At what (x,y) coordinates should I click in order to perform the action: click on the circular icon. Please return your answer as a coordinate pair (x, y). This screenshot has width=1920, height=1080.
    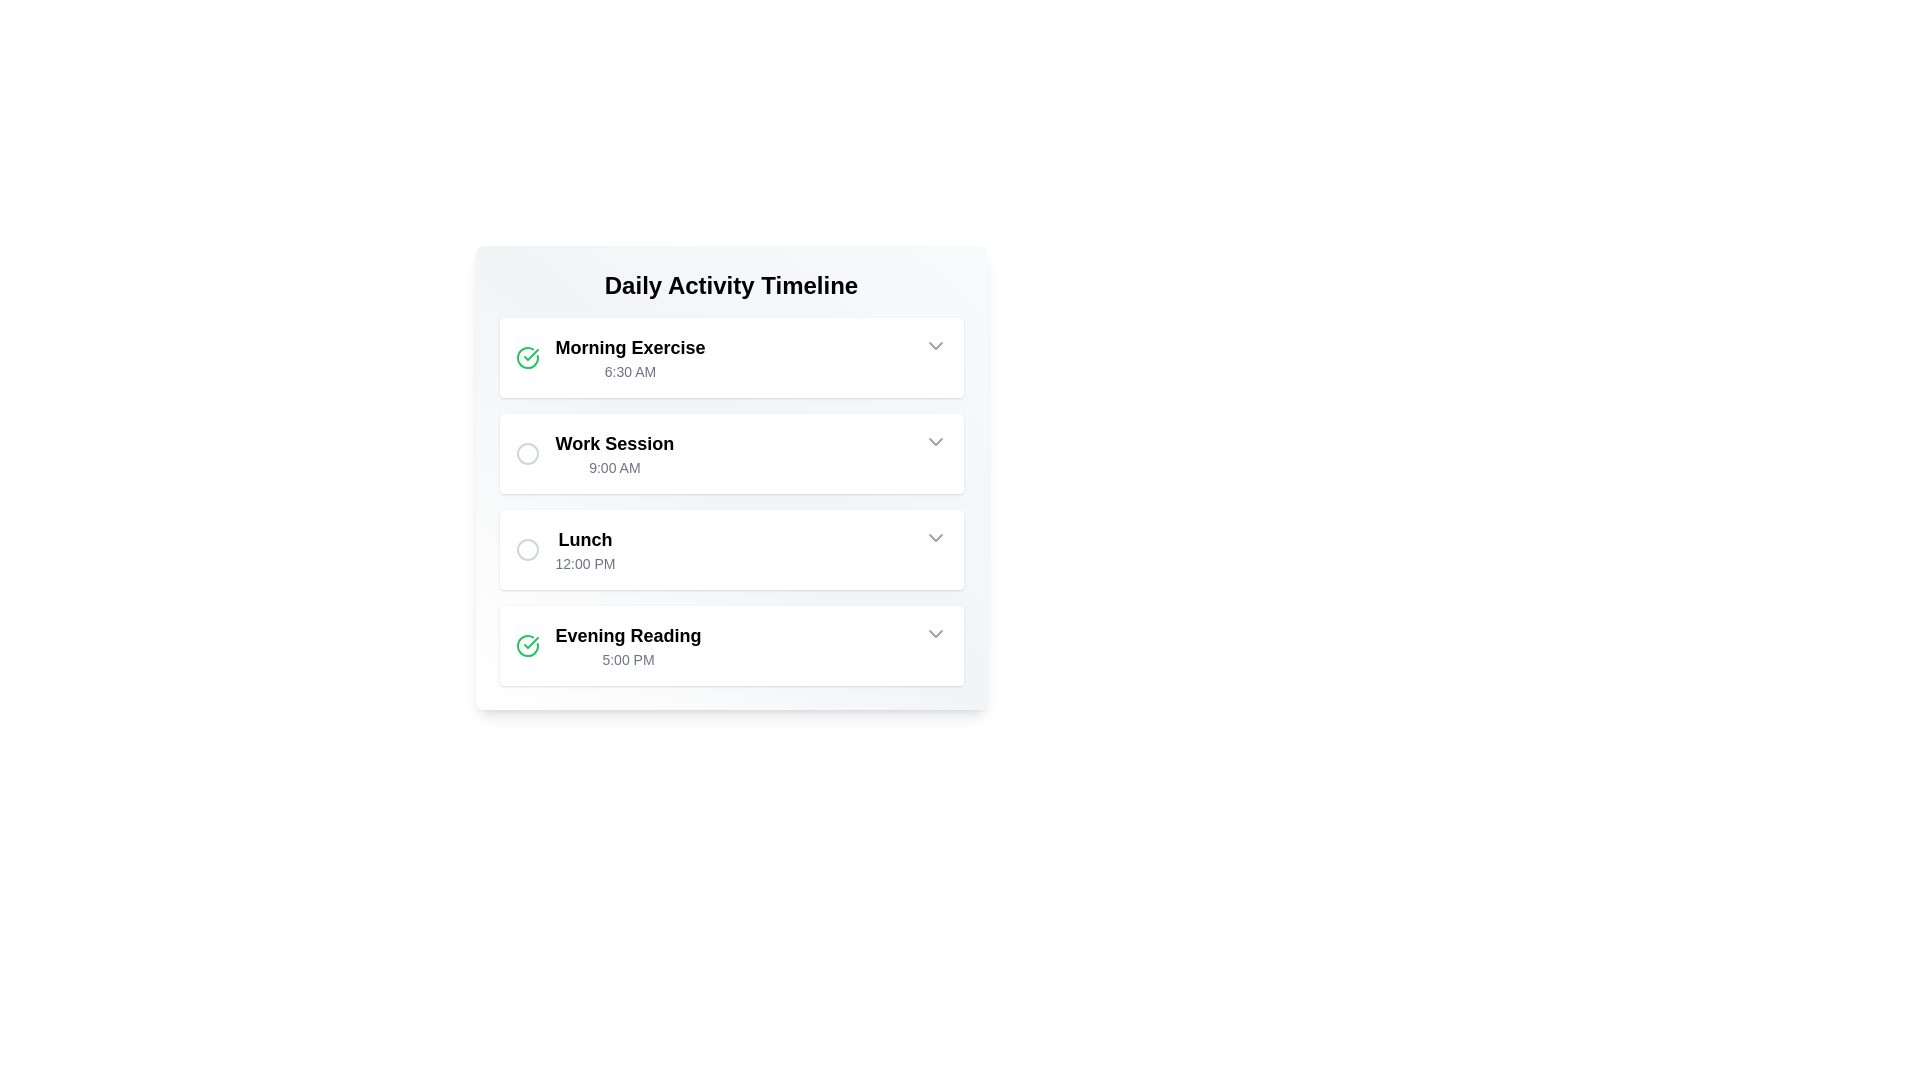
    Looking at the image, I should click on (593, 454).